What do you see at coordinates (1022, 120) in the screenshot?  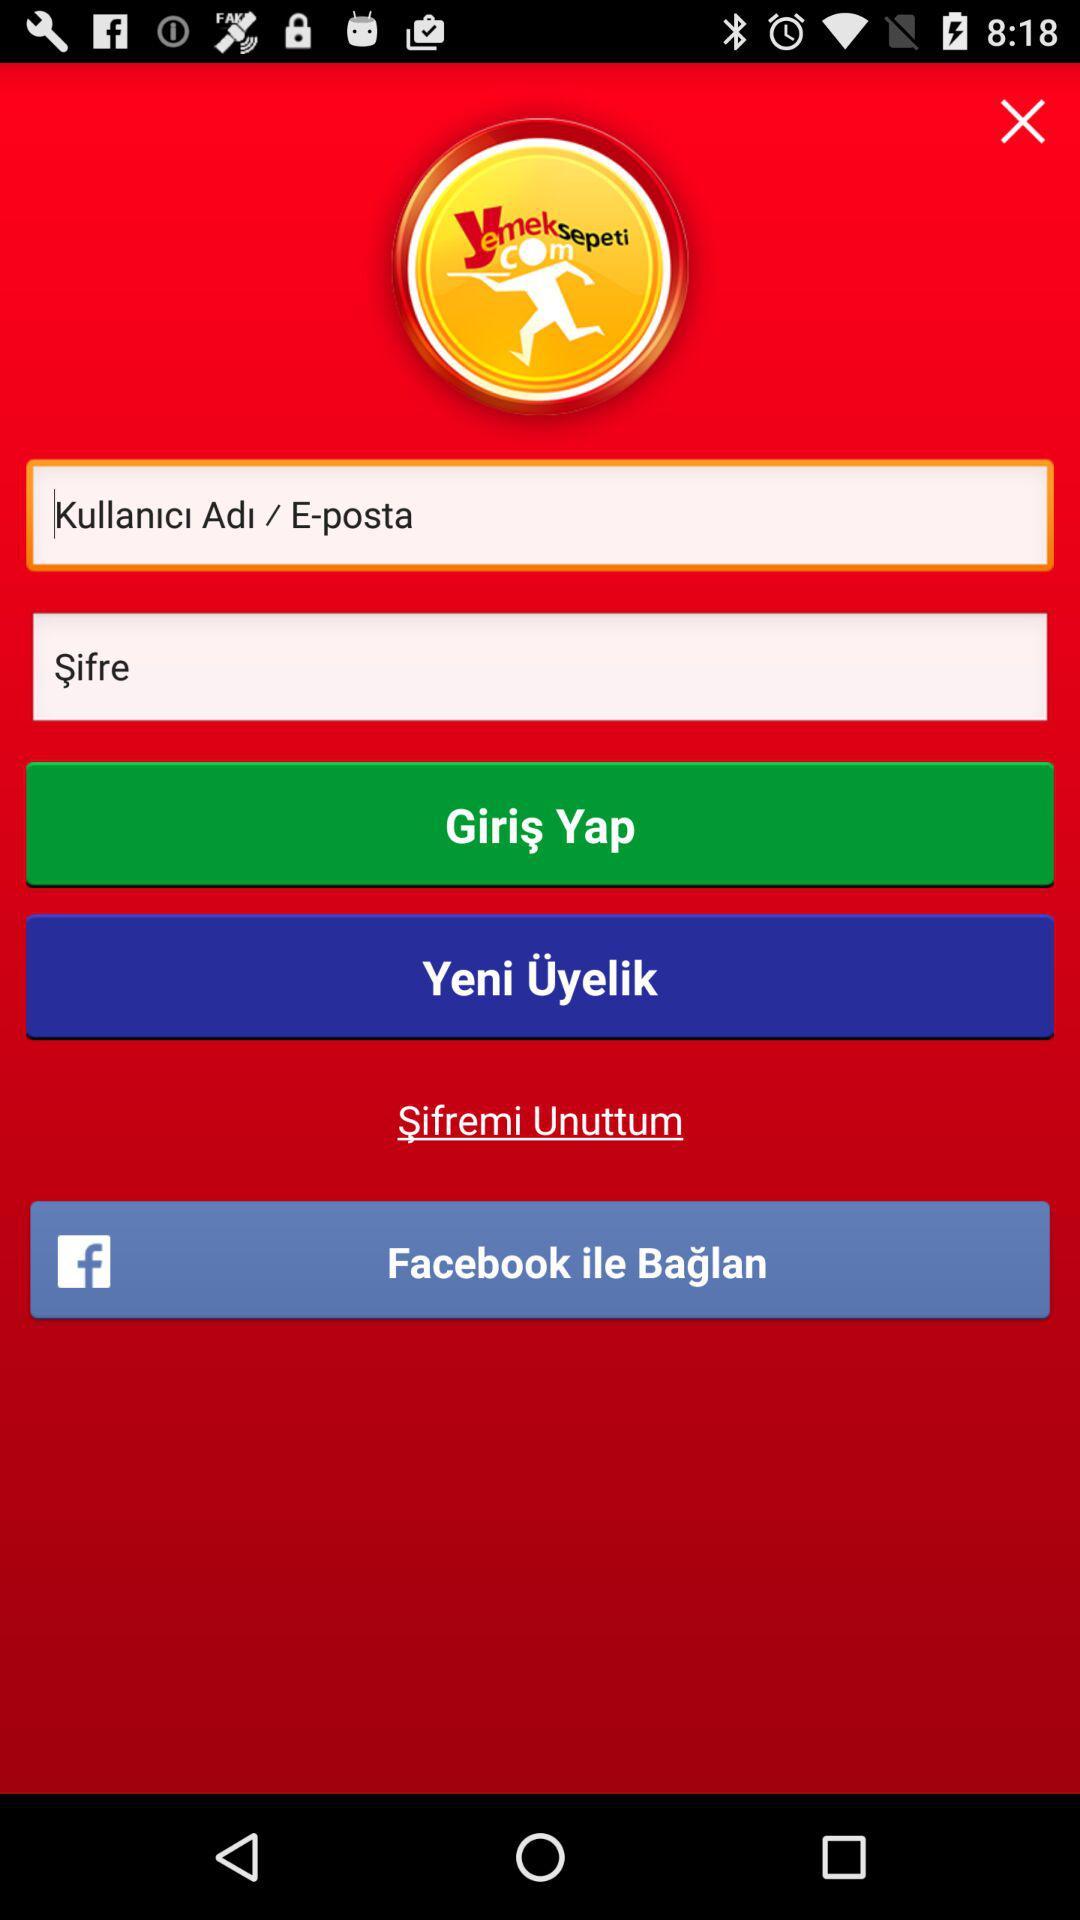 I see `the item at the top right corner` at bounding box center [1022, 120].